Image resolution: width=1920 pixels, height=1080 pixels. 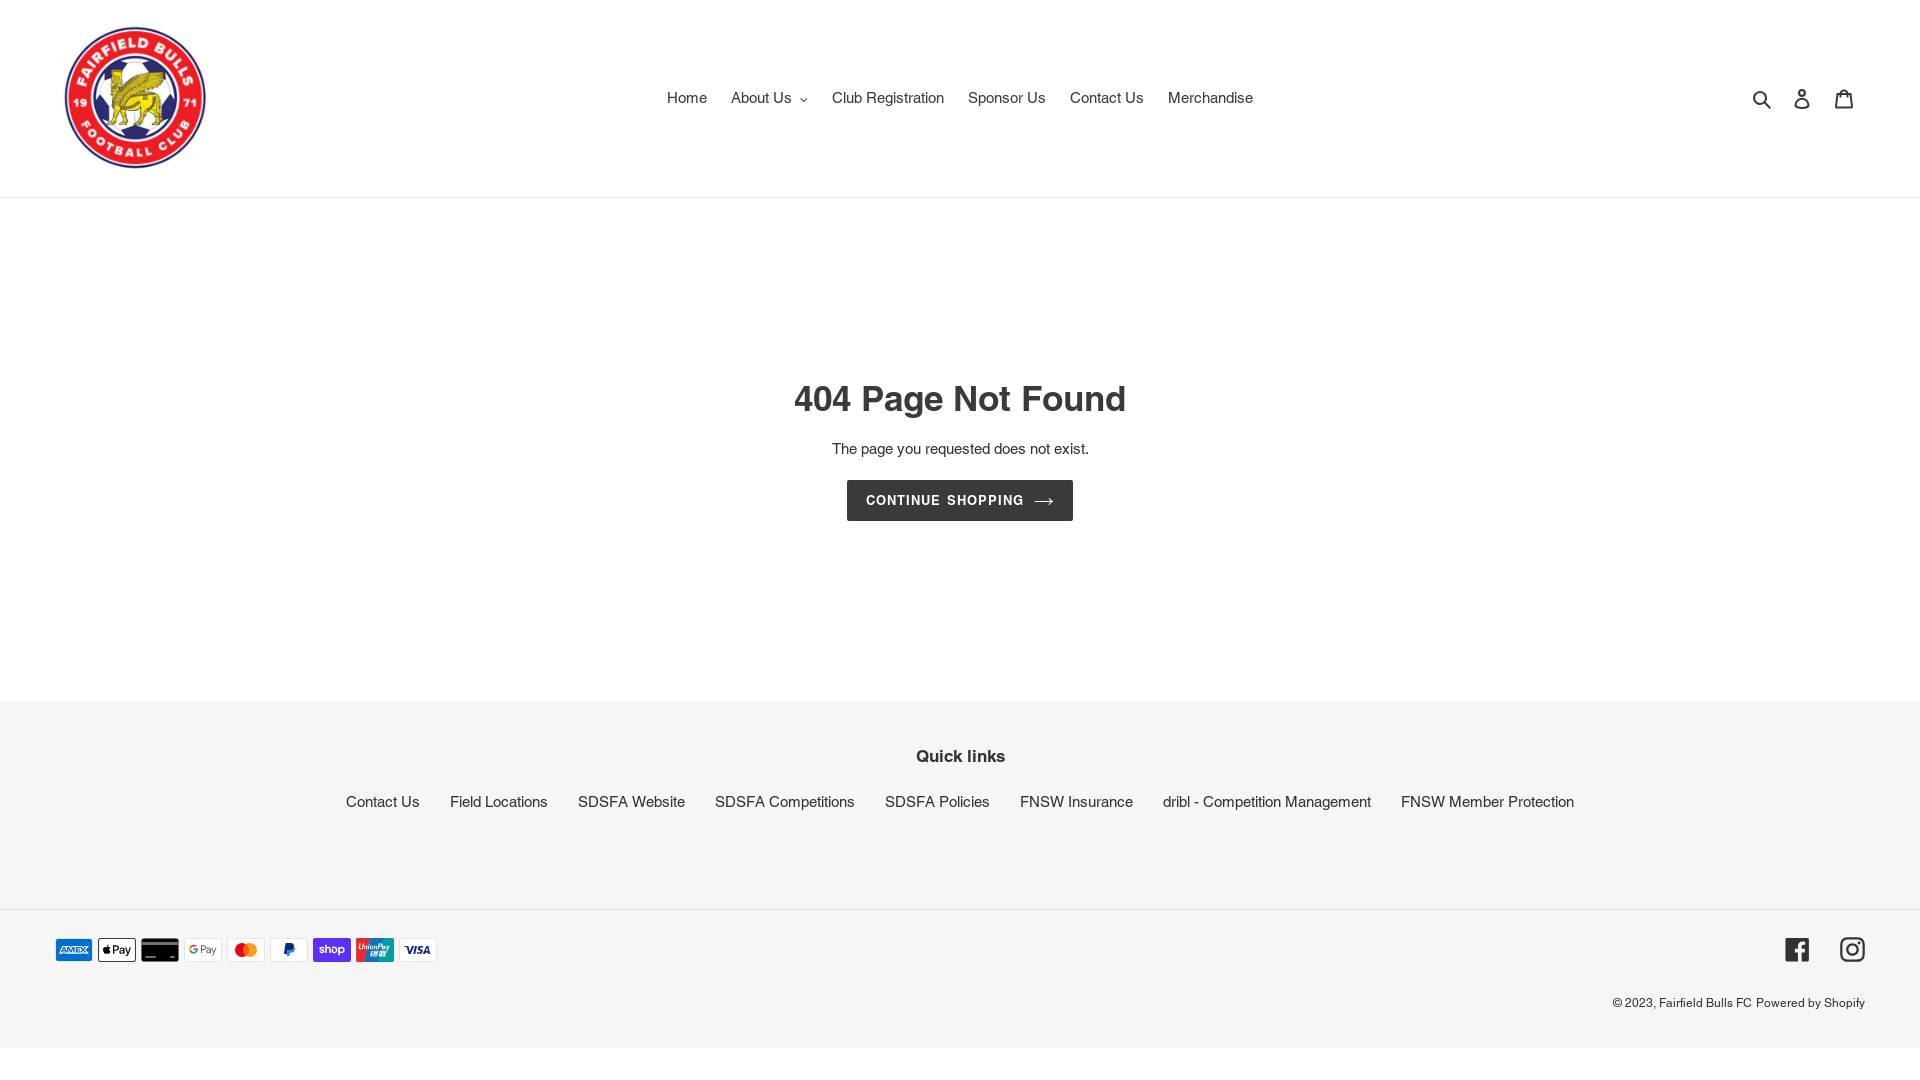 What do you see at coordinates (1075, 800) in the screenshot?
I see `'FNSW Insurance'` at bounding box center [1075, 800].